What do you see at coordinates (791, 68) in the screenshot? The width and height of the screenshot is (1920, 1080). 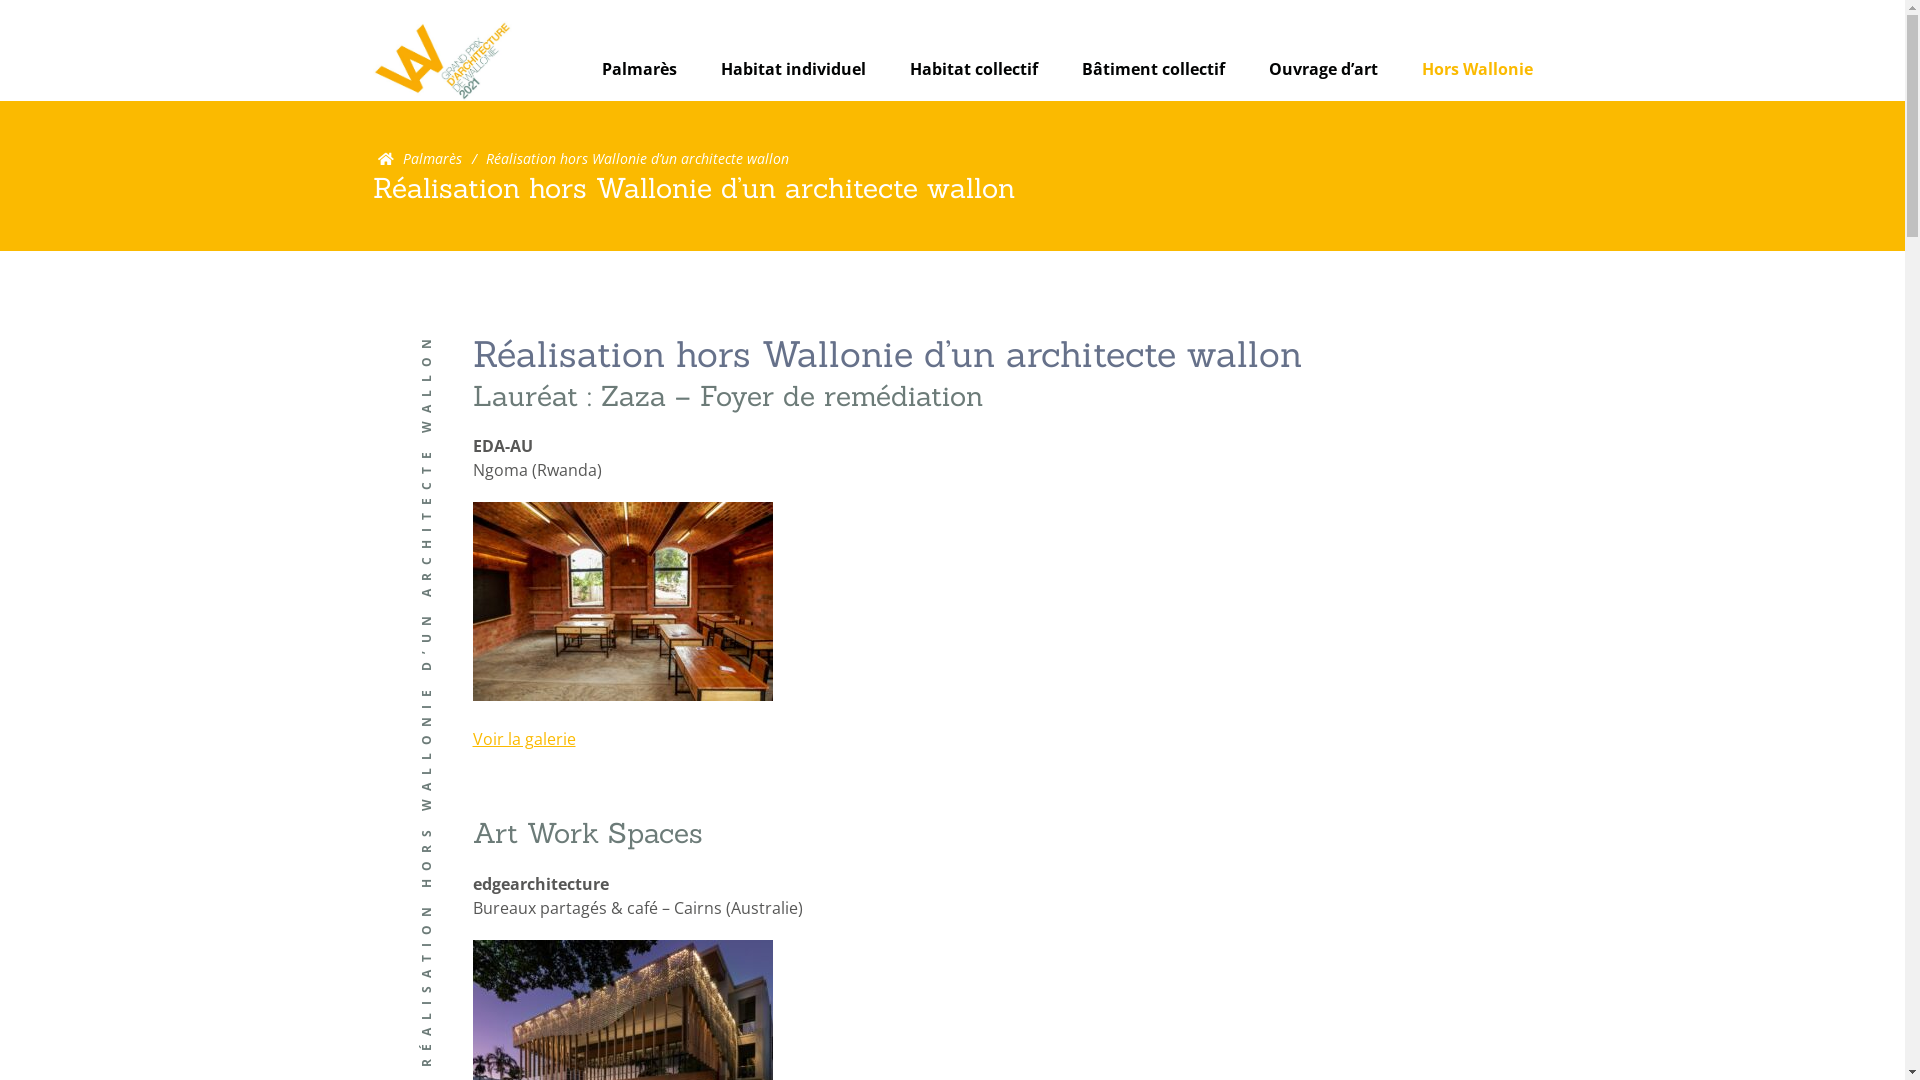 I see `'Habitat individuel'` at bounding box center [791, 68].